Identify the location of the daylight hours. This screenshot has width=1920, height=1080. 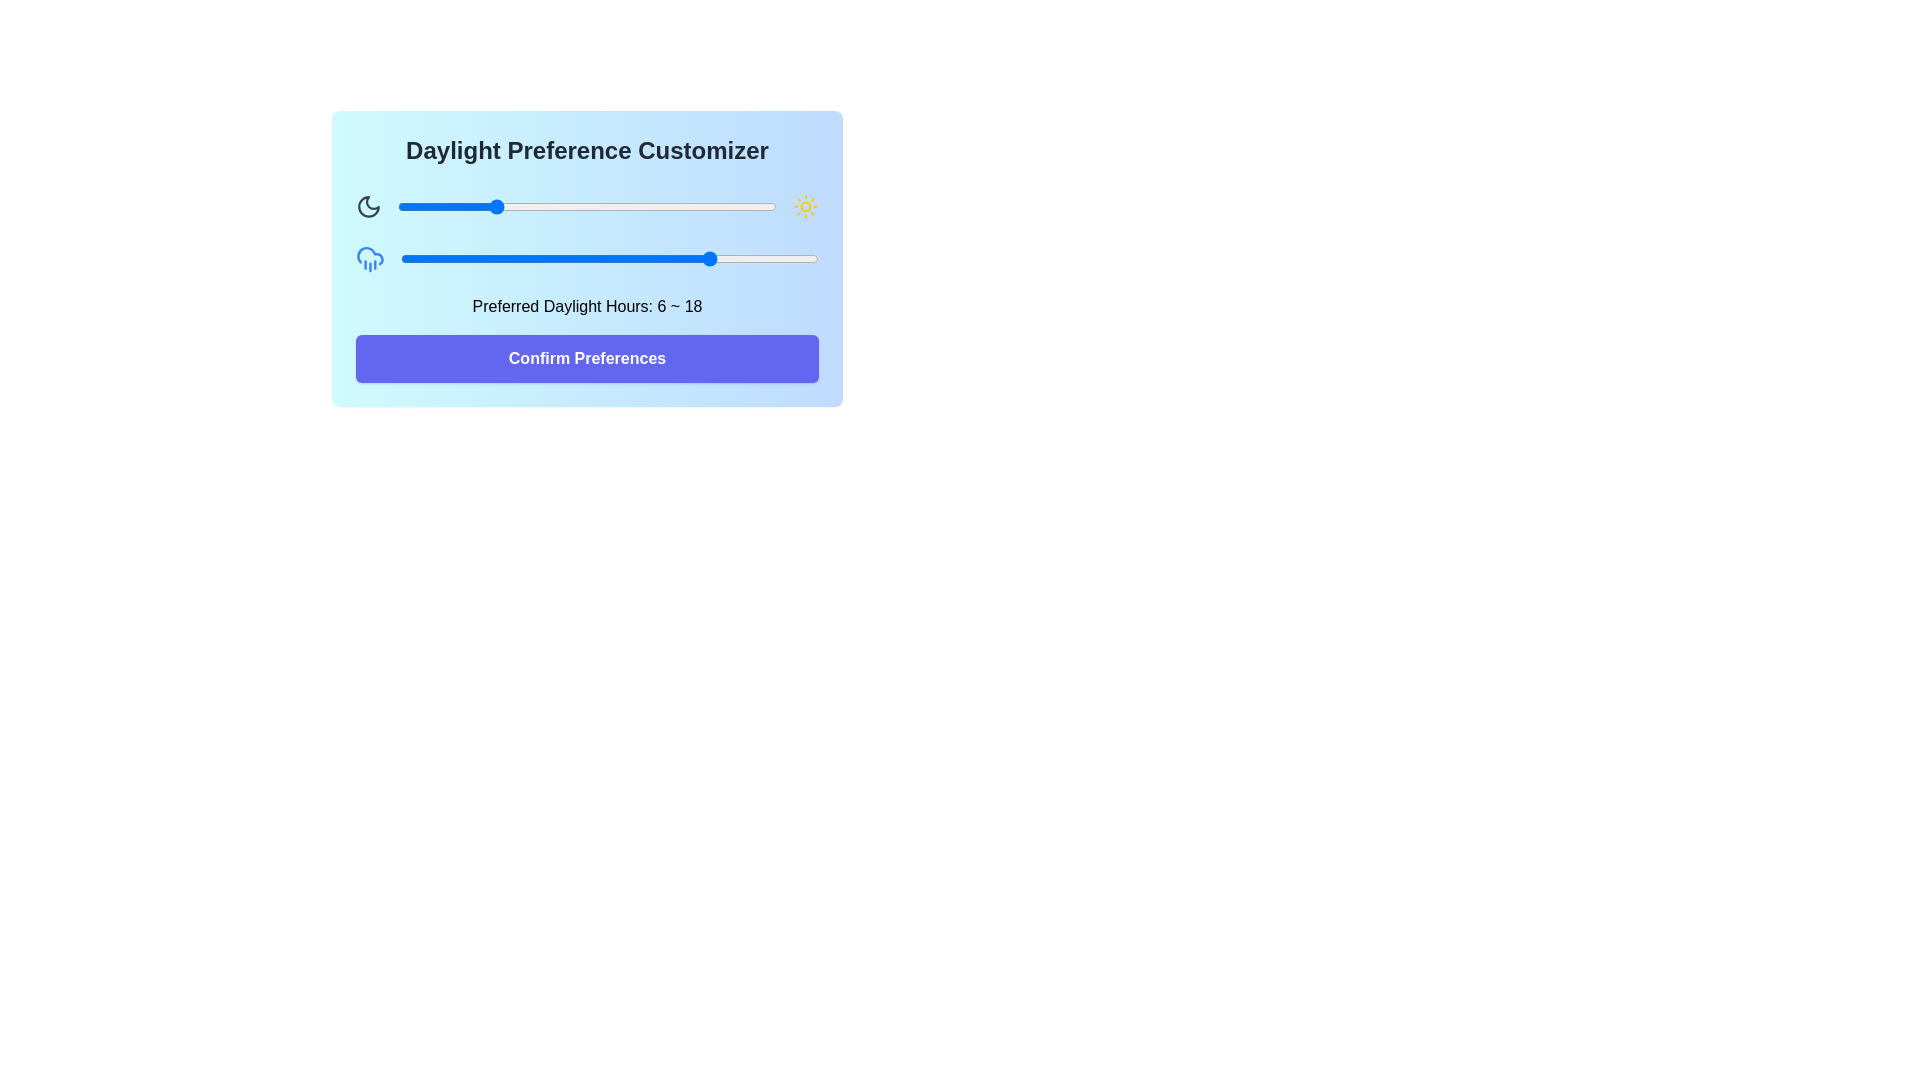
(492, 207).